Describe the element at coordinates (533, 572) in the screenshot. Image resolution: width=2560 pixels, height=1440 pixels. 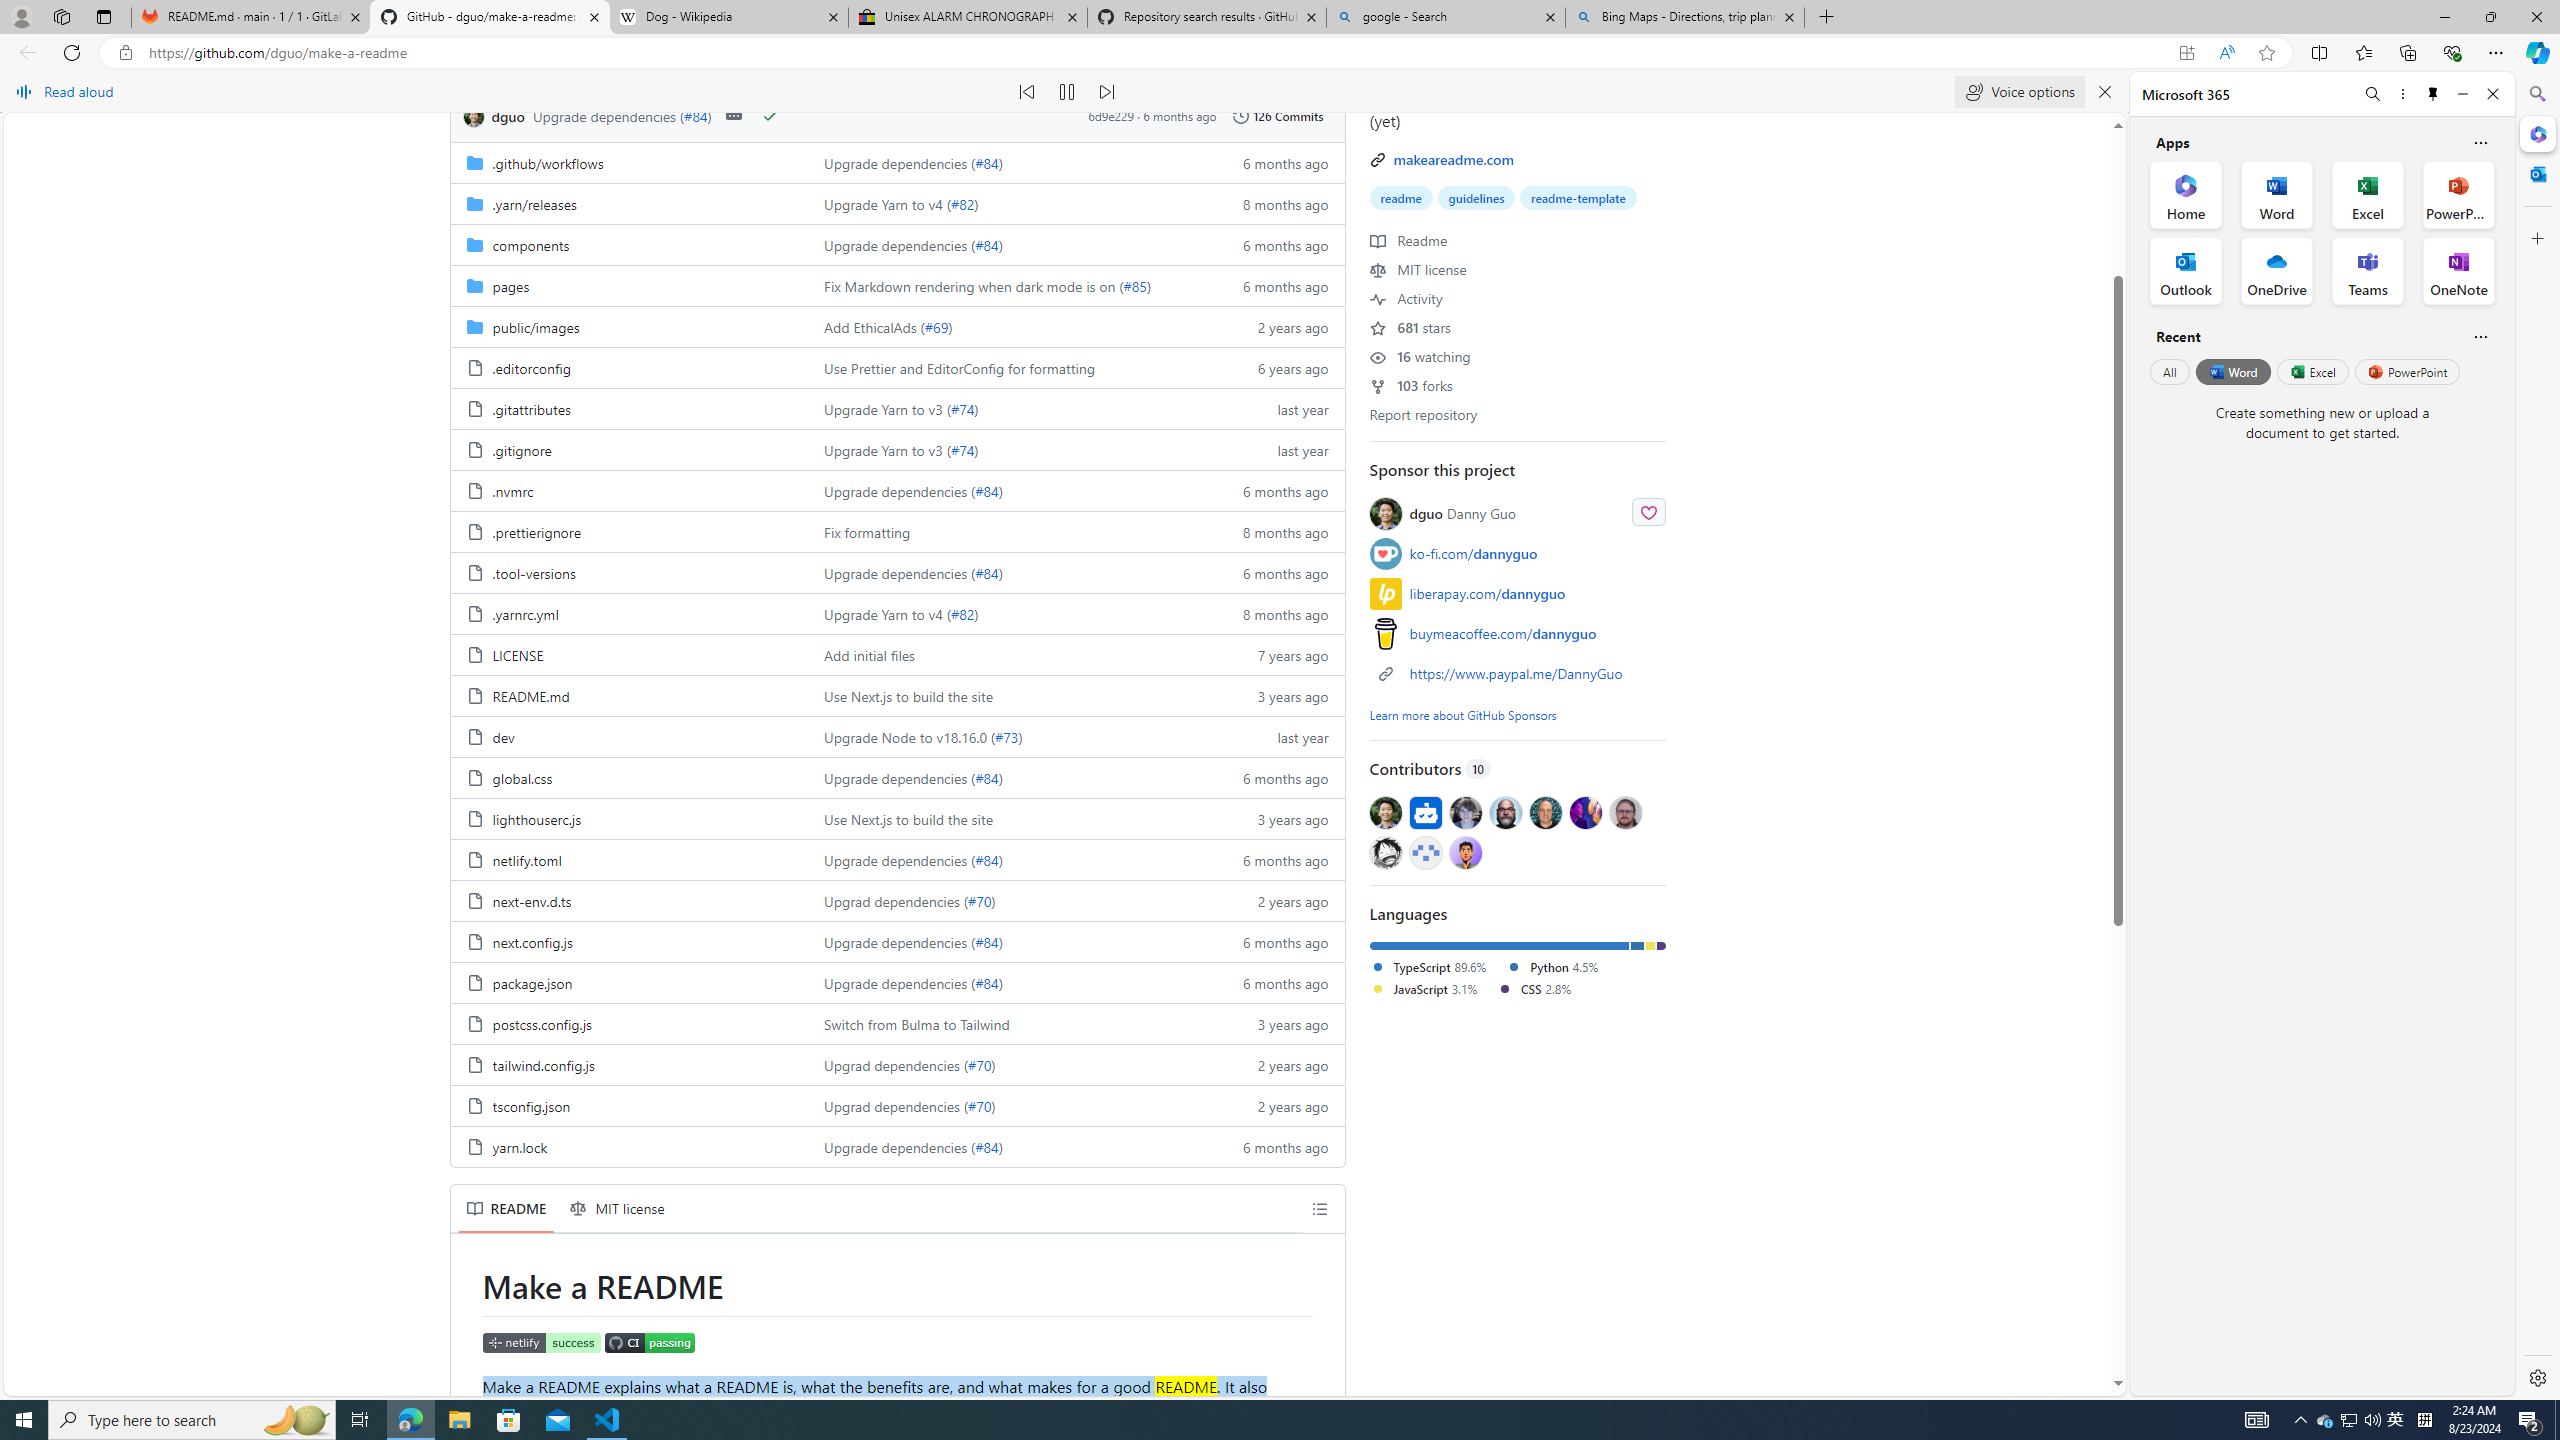
I see `'.tool-versions, (File)'` at that location.